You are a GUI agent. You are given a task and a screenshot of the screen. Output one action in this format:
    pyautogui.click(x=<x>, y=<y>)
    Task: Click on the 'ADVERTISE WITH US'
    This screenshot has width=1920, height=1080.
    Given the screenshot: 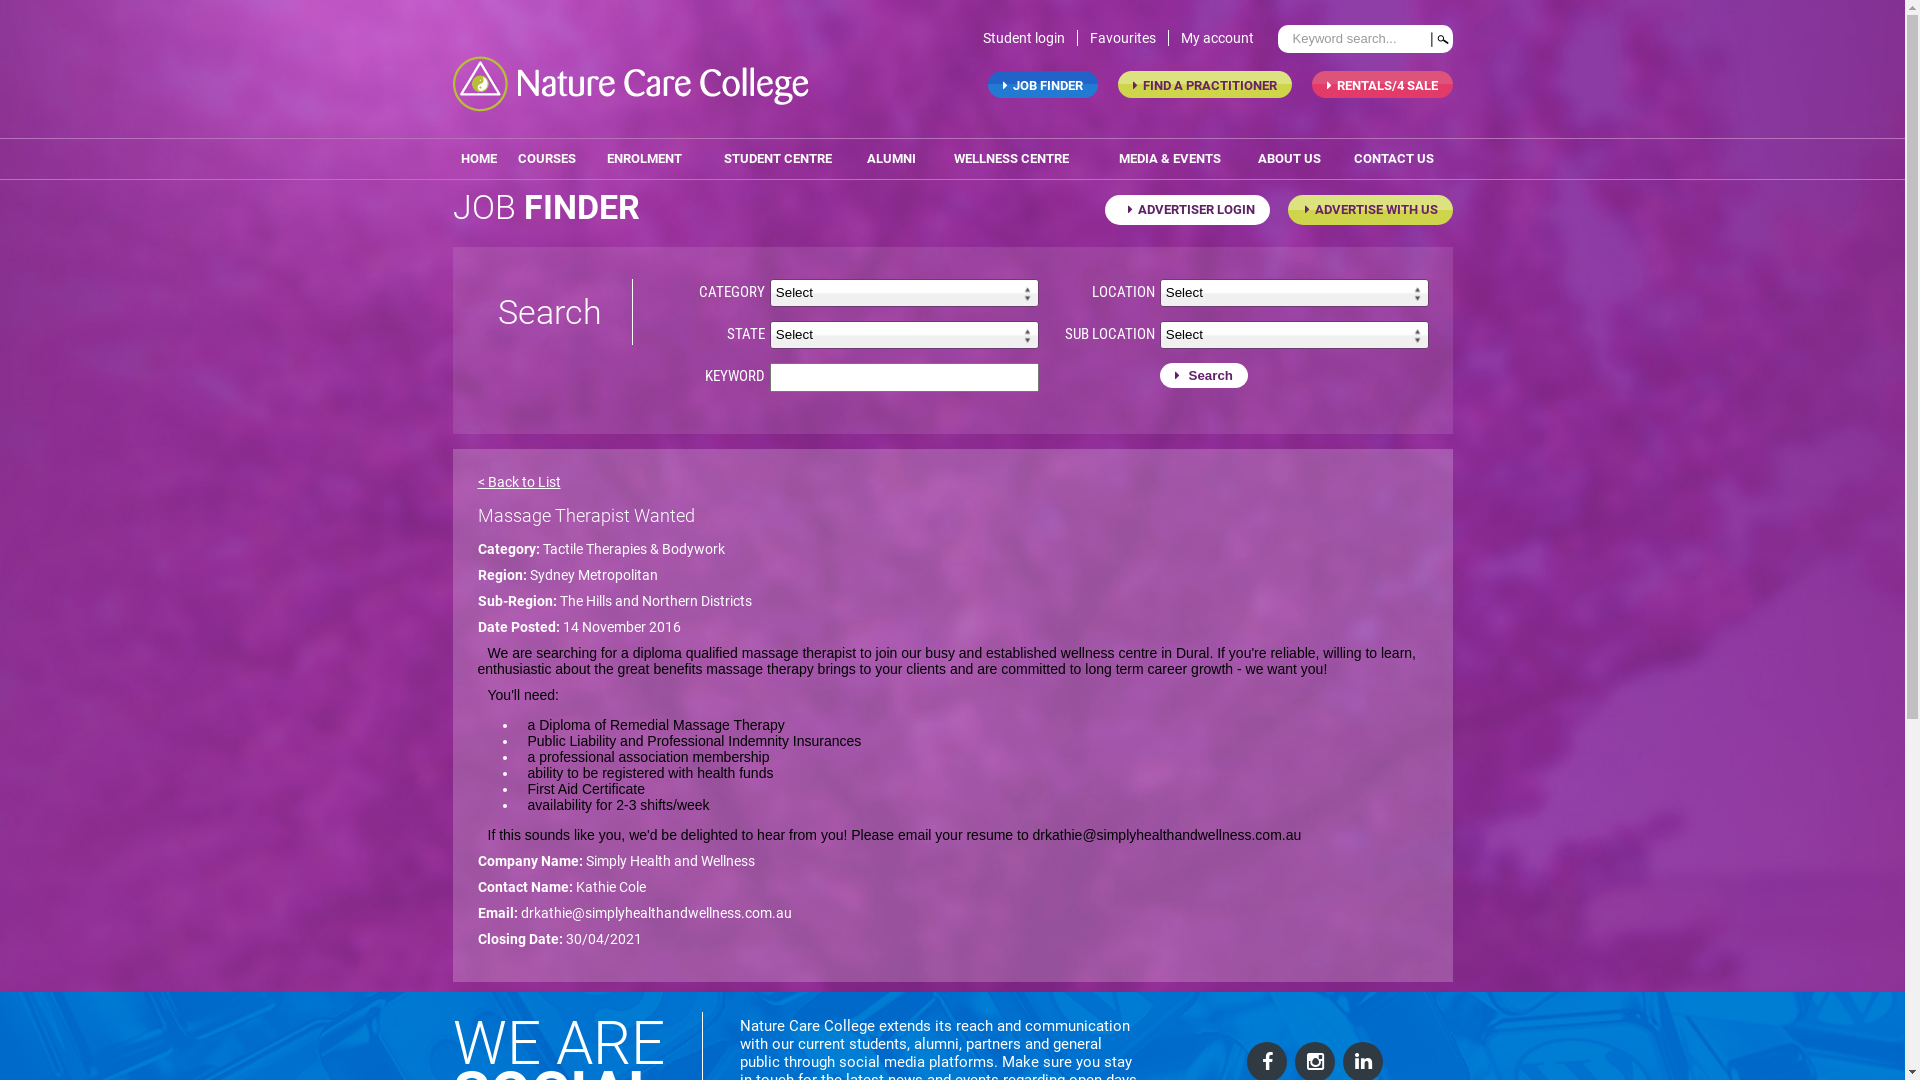 What is the action you would take?
    pyautogui.click(x=1369, y=209)
    